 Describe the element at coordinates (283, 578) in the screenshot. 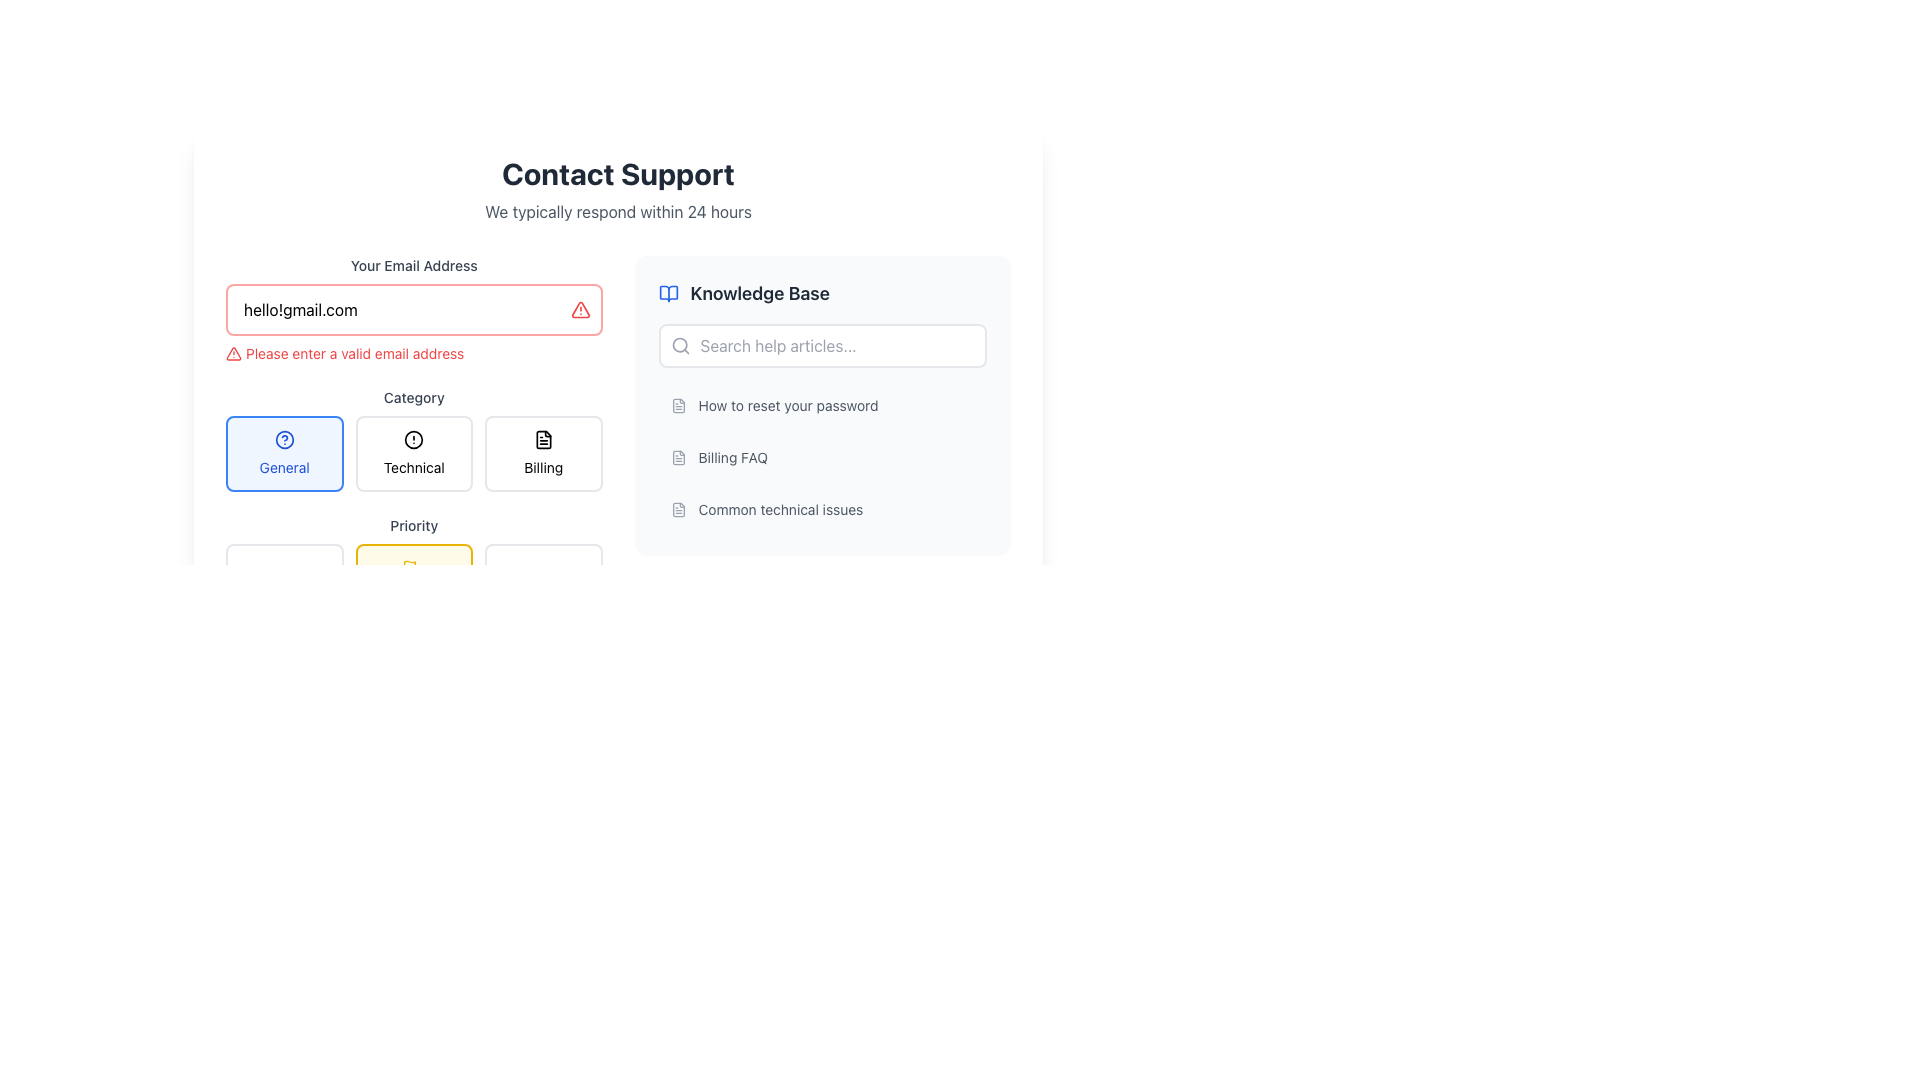

I see `the 'Low' priority button, which is the first button on the left in the group of three buttons labeled 'Low,' 'Medium,' and 'High' under the 'Priority' section` at that location.